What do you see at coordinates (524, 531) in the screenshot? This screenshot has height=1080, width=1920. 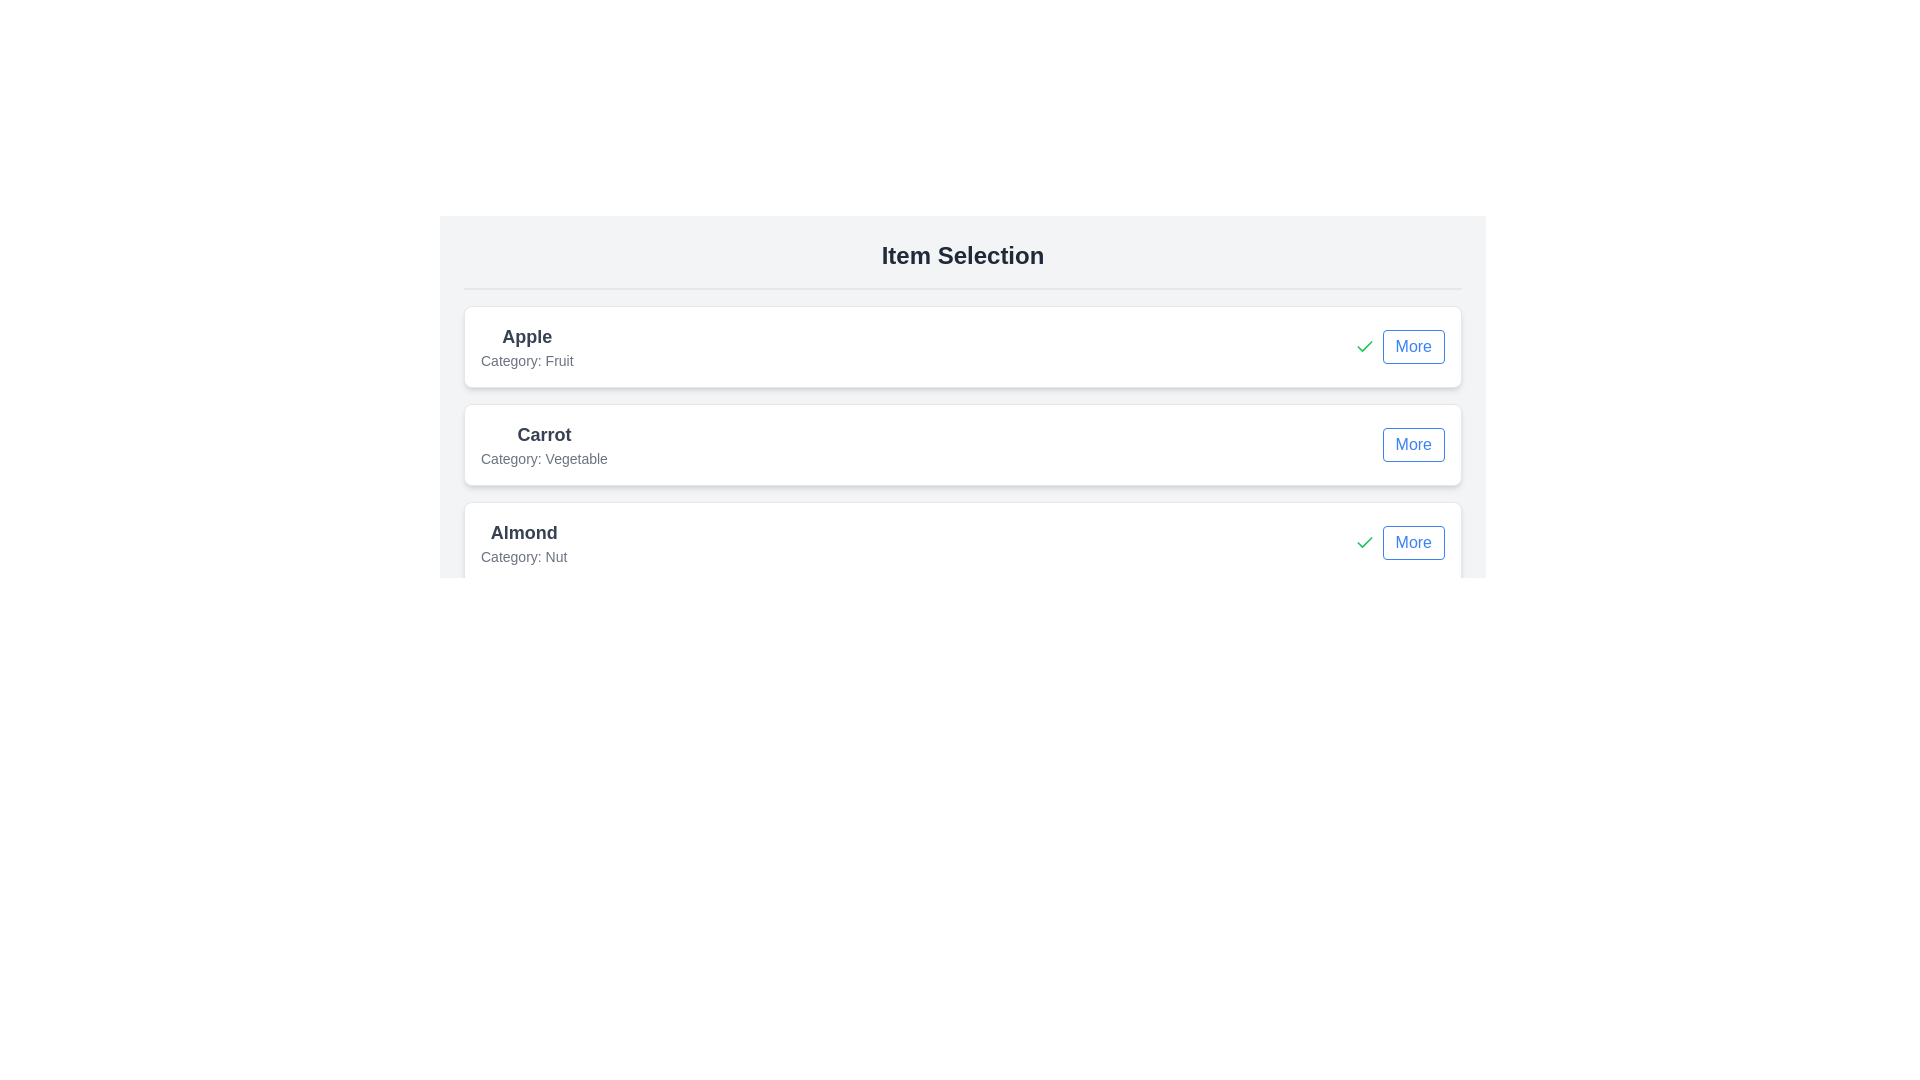 I see `the Text Label that represents the item 'Almond', which is positioned above the text 'Category: Nut' in the categorized list` at bounding box center [524, 531].